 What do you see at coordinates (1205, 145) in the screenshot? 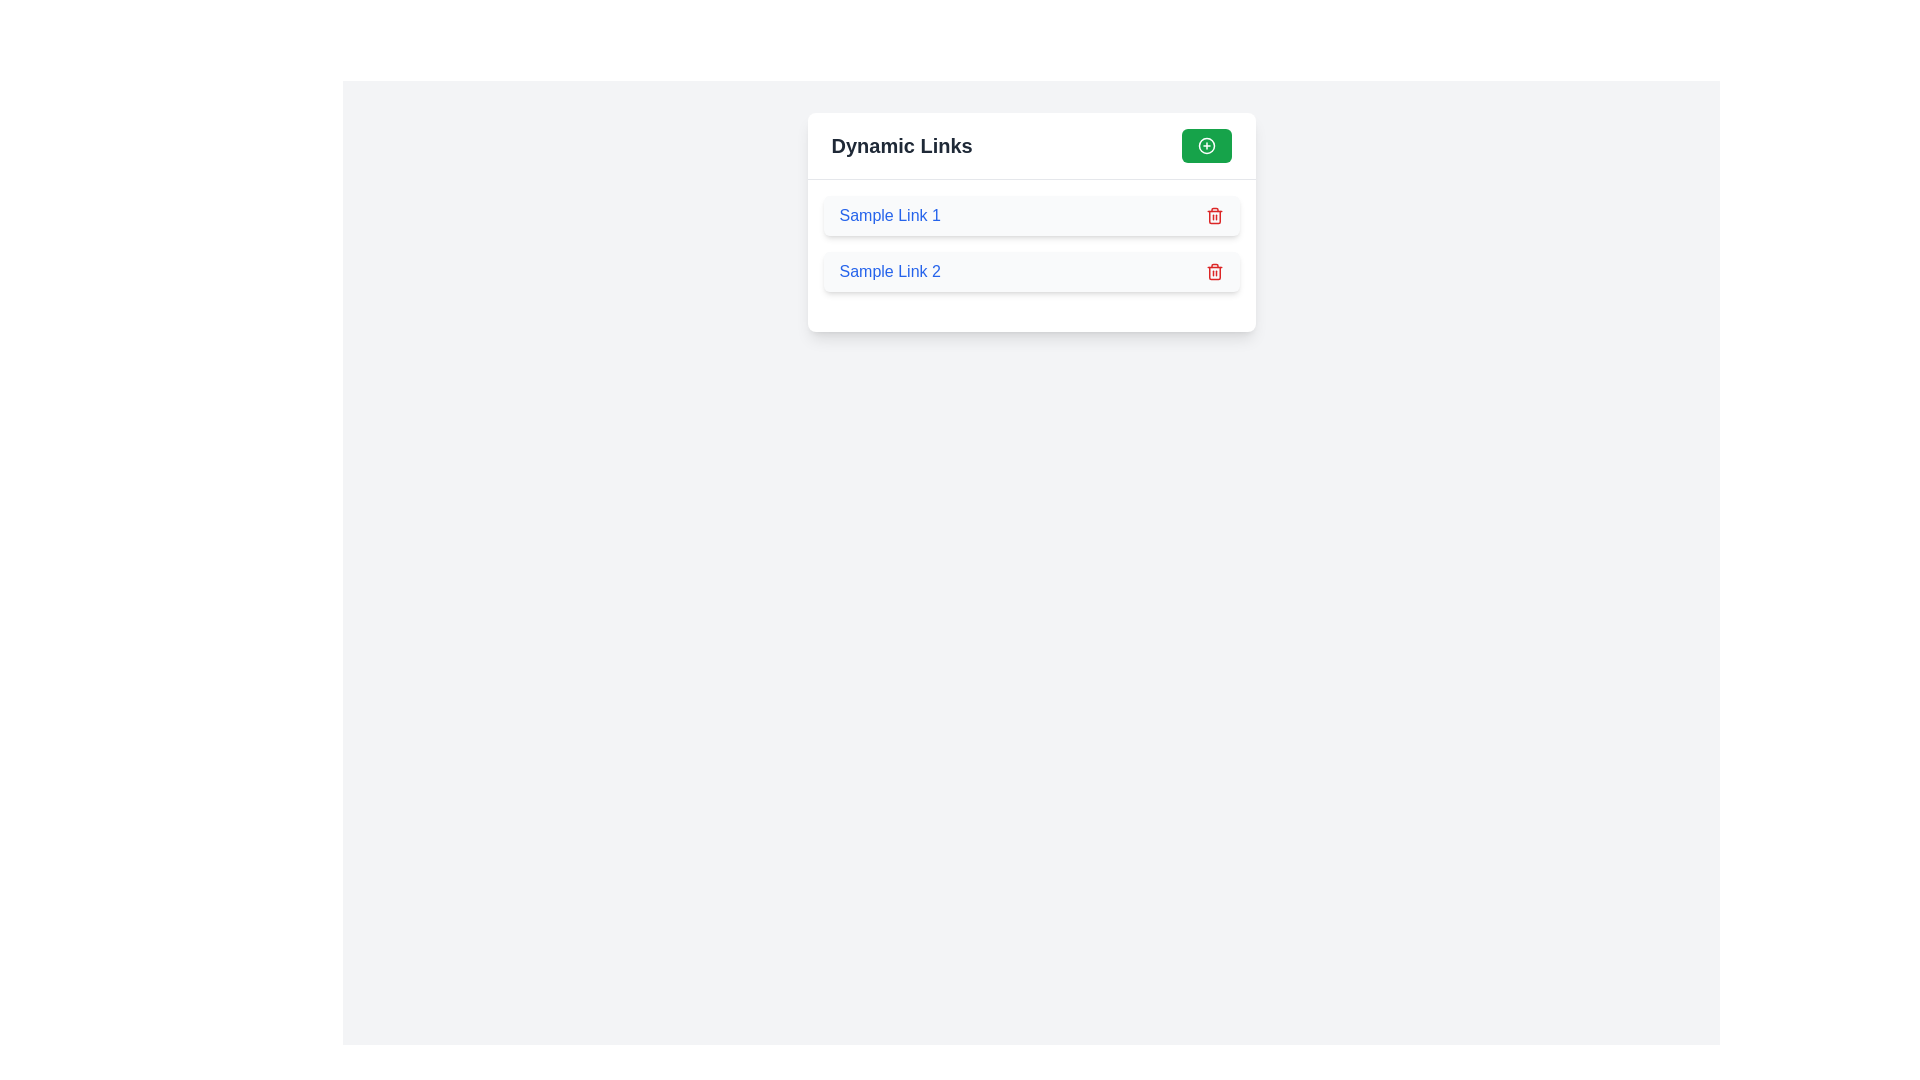
I see `the green square button located in the top-right corner adjacent to the title 'Dynamic Links'` at bounding box center [1205, 145].